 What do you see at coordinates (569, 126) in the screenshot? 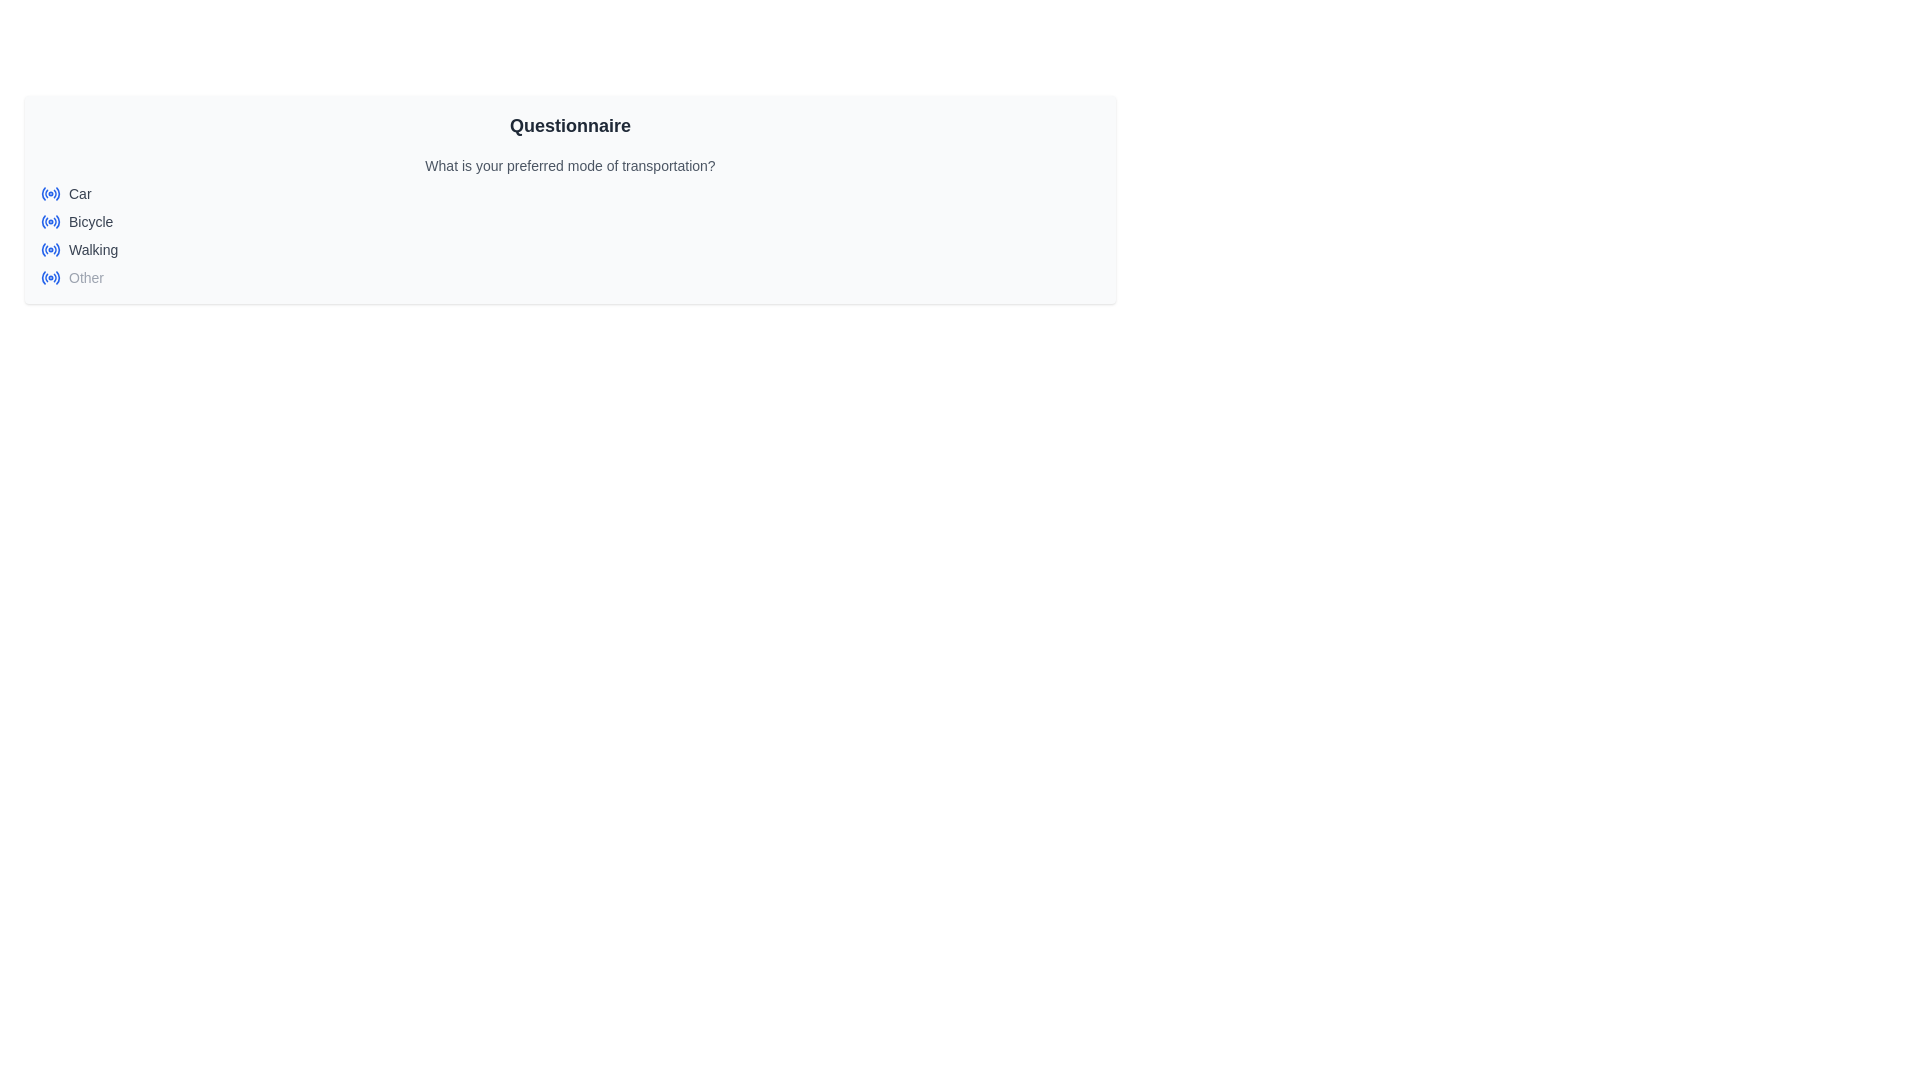
I see `the static text label that serves as the header for the questionnaire section` at bounding box center [569, 126].